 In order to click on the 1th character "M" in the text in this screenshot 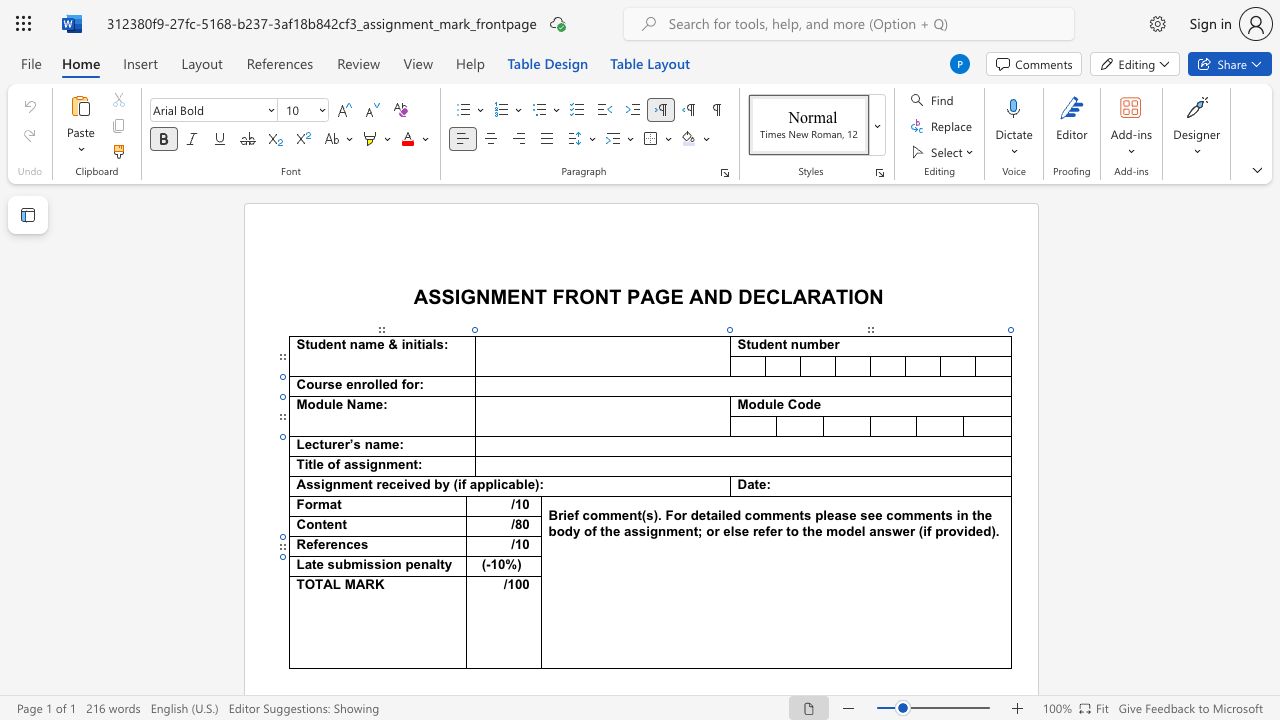, I will do `click(350, 585)`.